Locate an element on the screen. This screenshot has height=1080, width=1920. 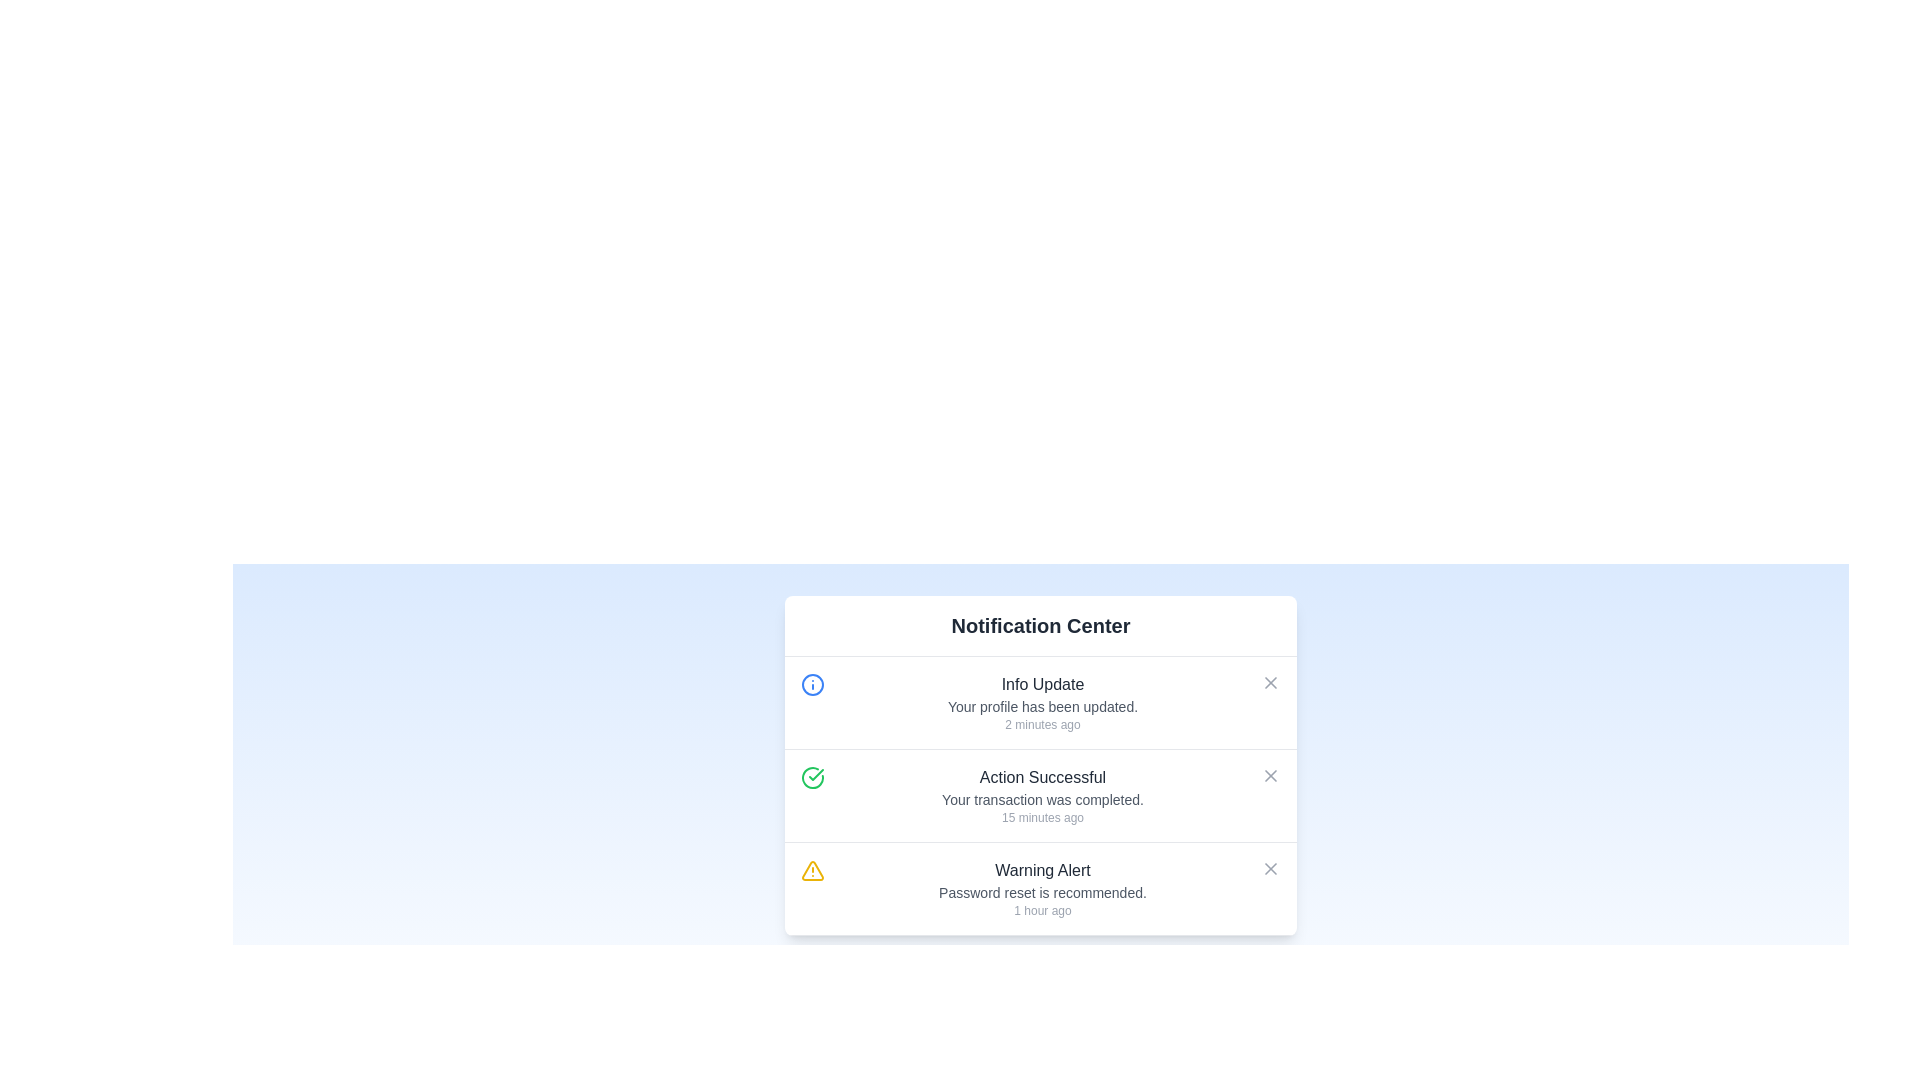
the circular icon with a green checkmark representing success, located to the left of the text 'Action Successful' is located at coordinates (812, 777).